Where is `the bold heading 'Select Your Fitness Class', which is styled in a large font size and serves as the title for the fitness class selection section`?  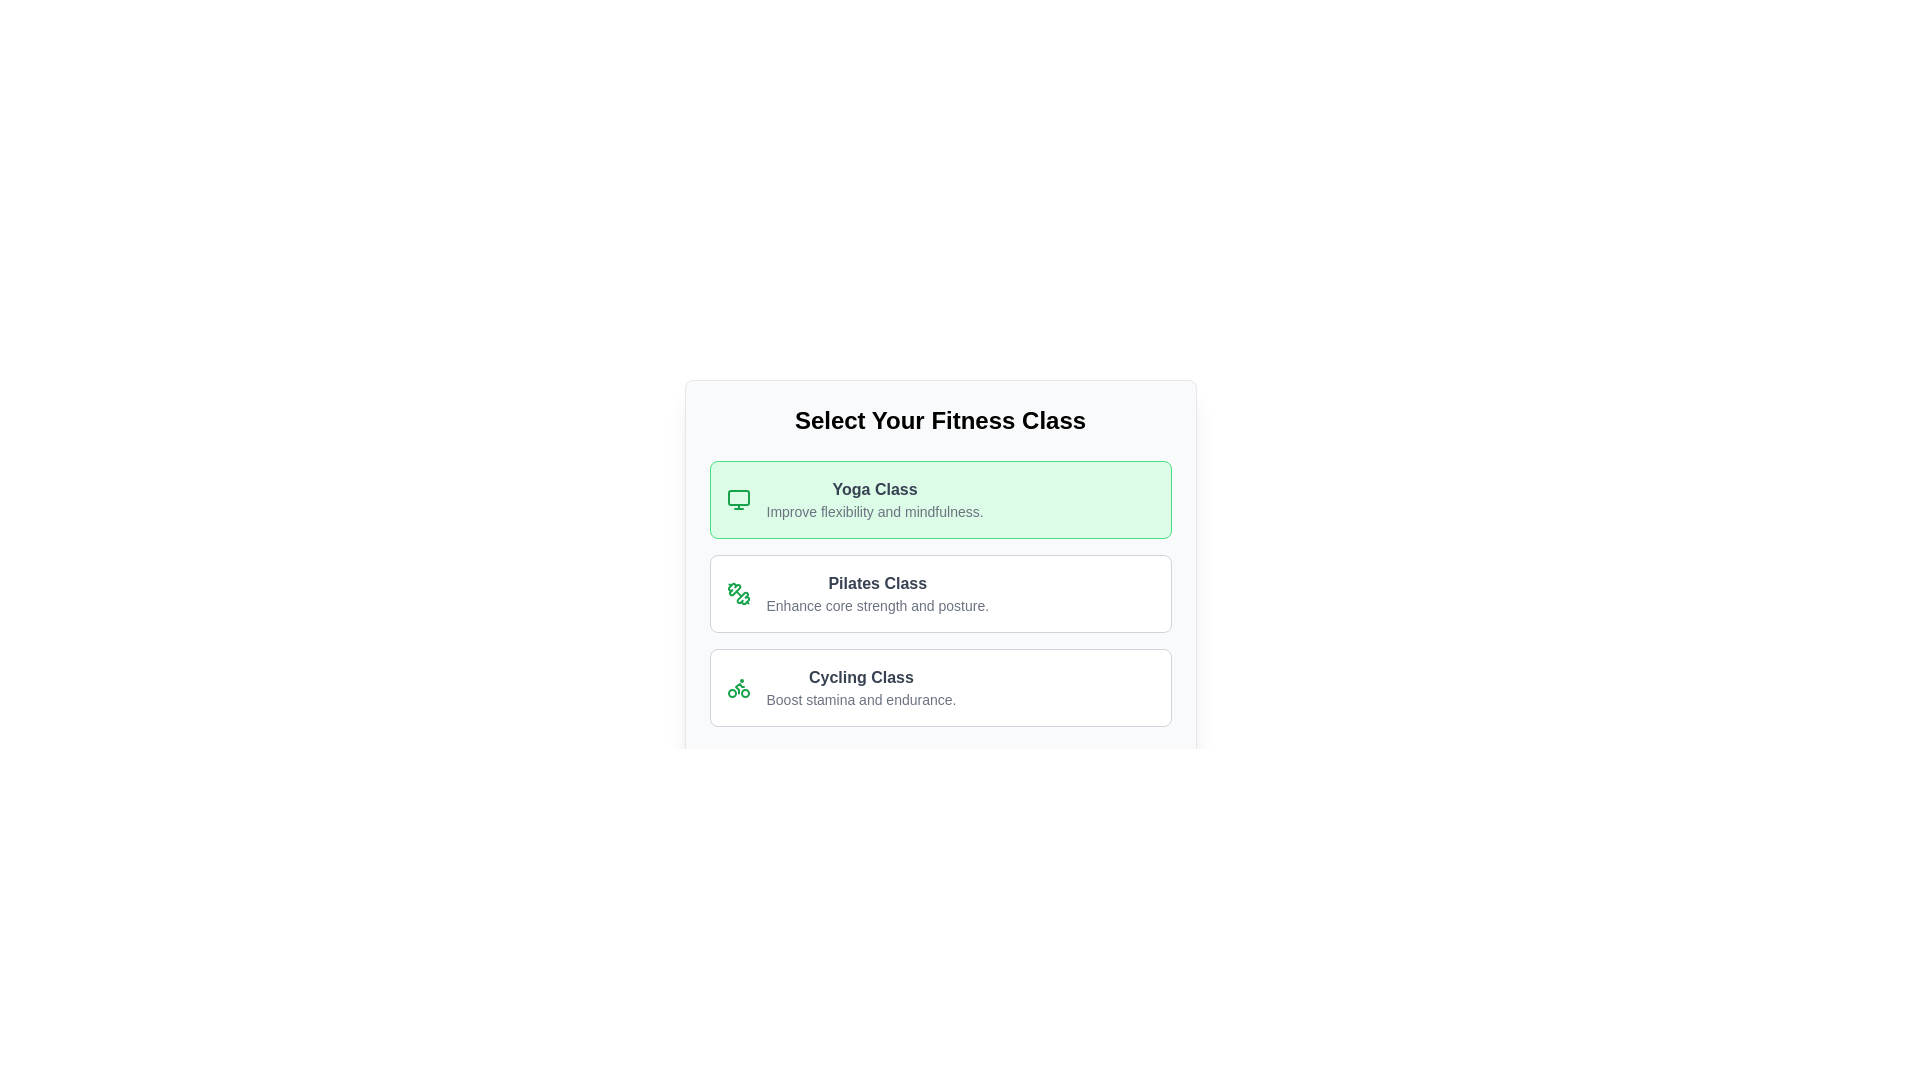
the bold heading 'Select Your Fitness Class', which is styled in a large font size and serves as the title for the fitness class selection section is located at coordinates (939, 419).